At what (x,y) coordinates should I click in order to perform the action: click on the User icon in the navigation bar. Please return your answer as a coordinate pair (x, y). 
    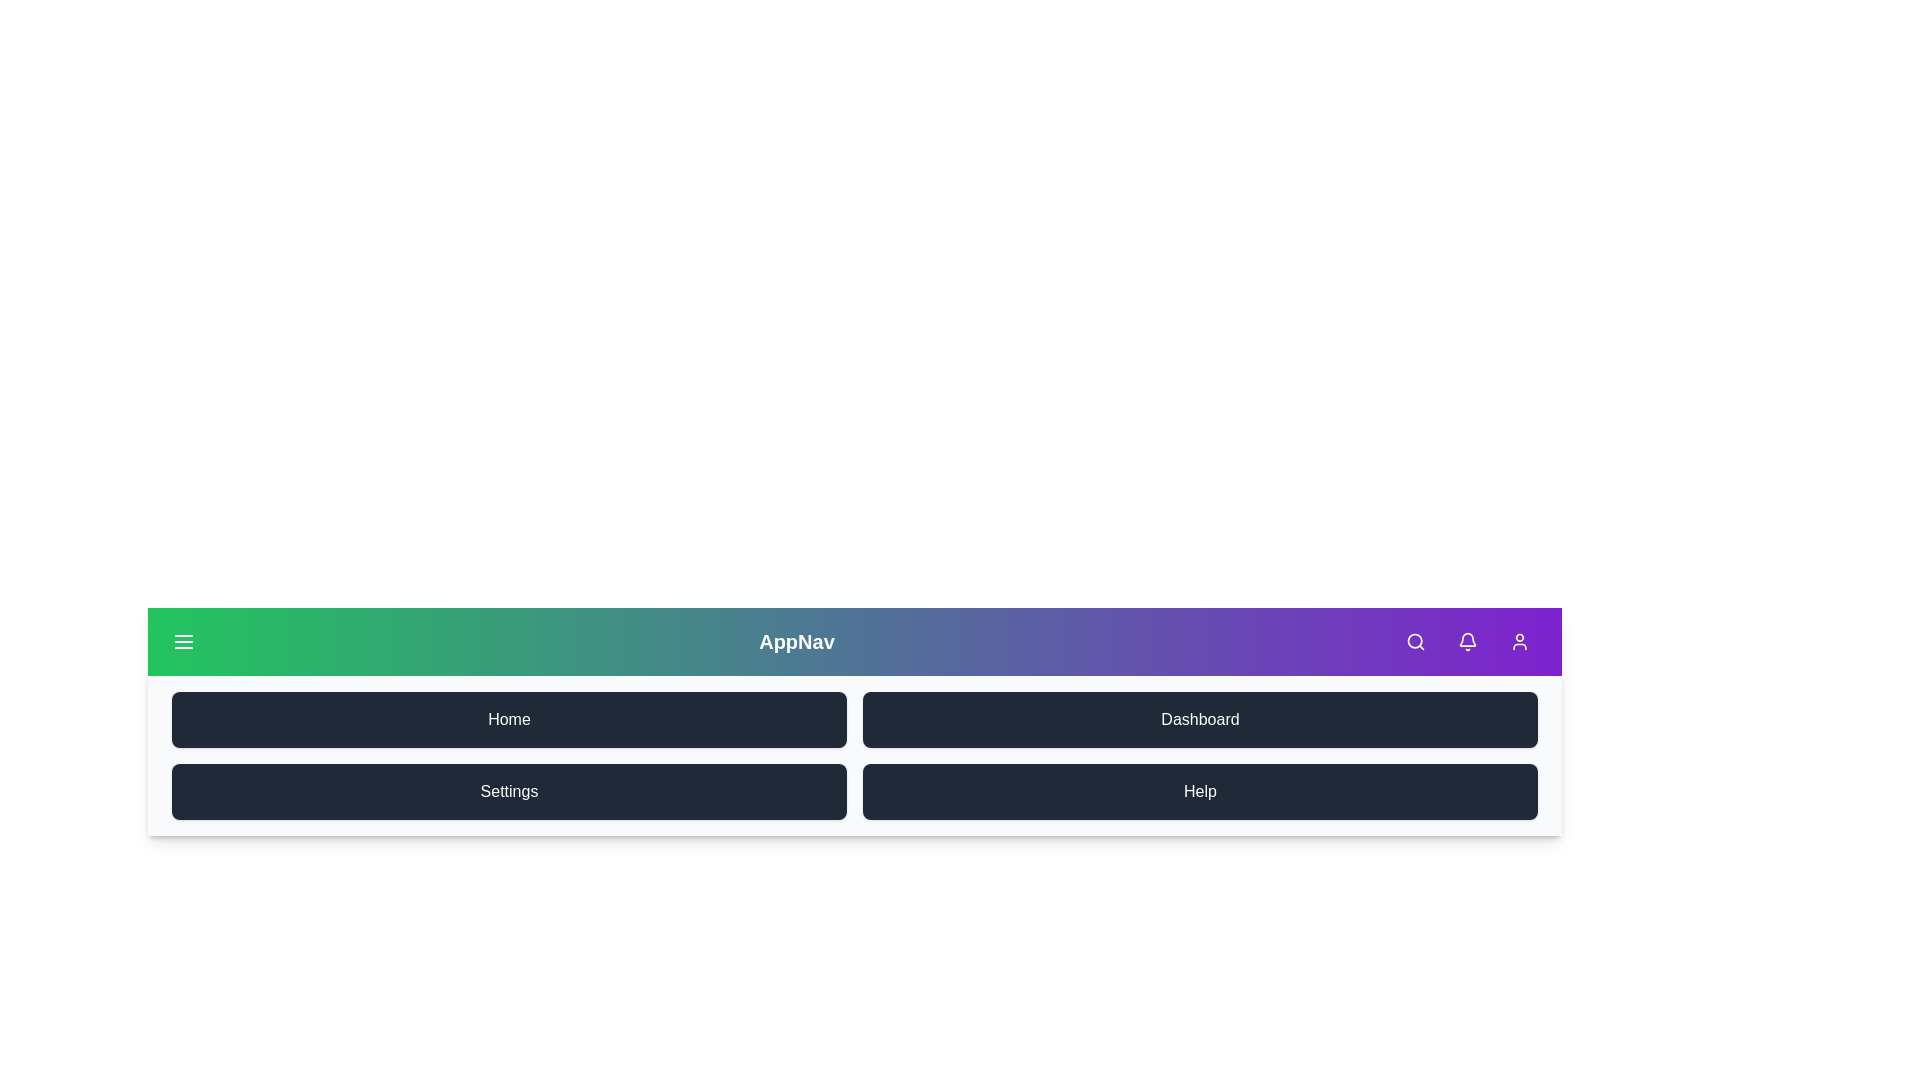
    Looking at the image, I should click on (1520, 641).